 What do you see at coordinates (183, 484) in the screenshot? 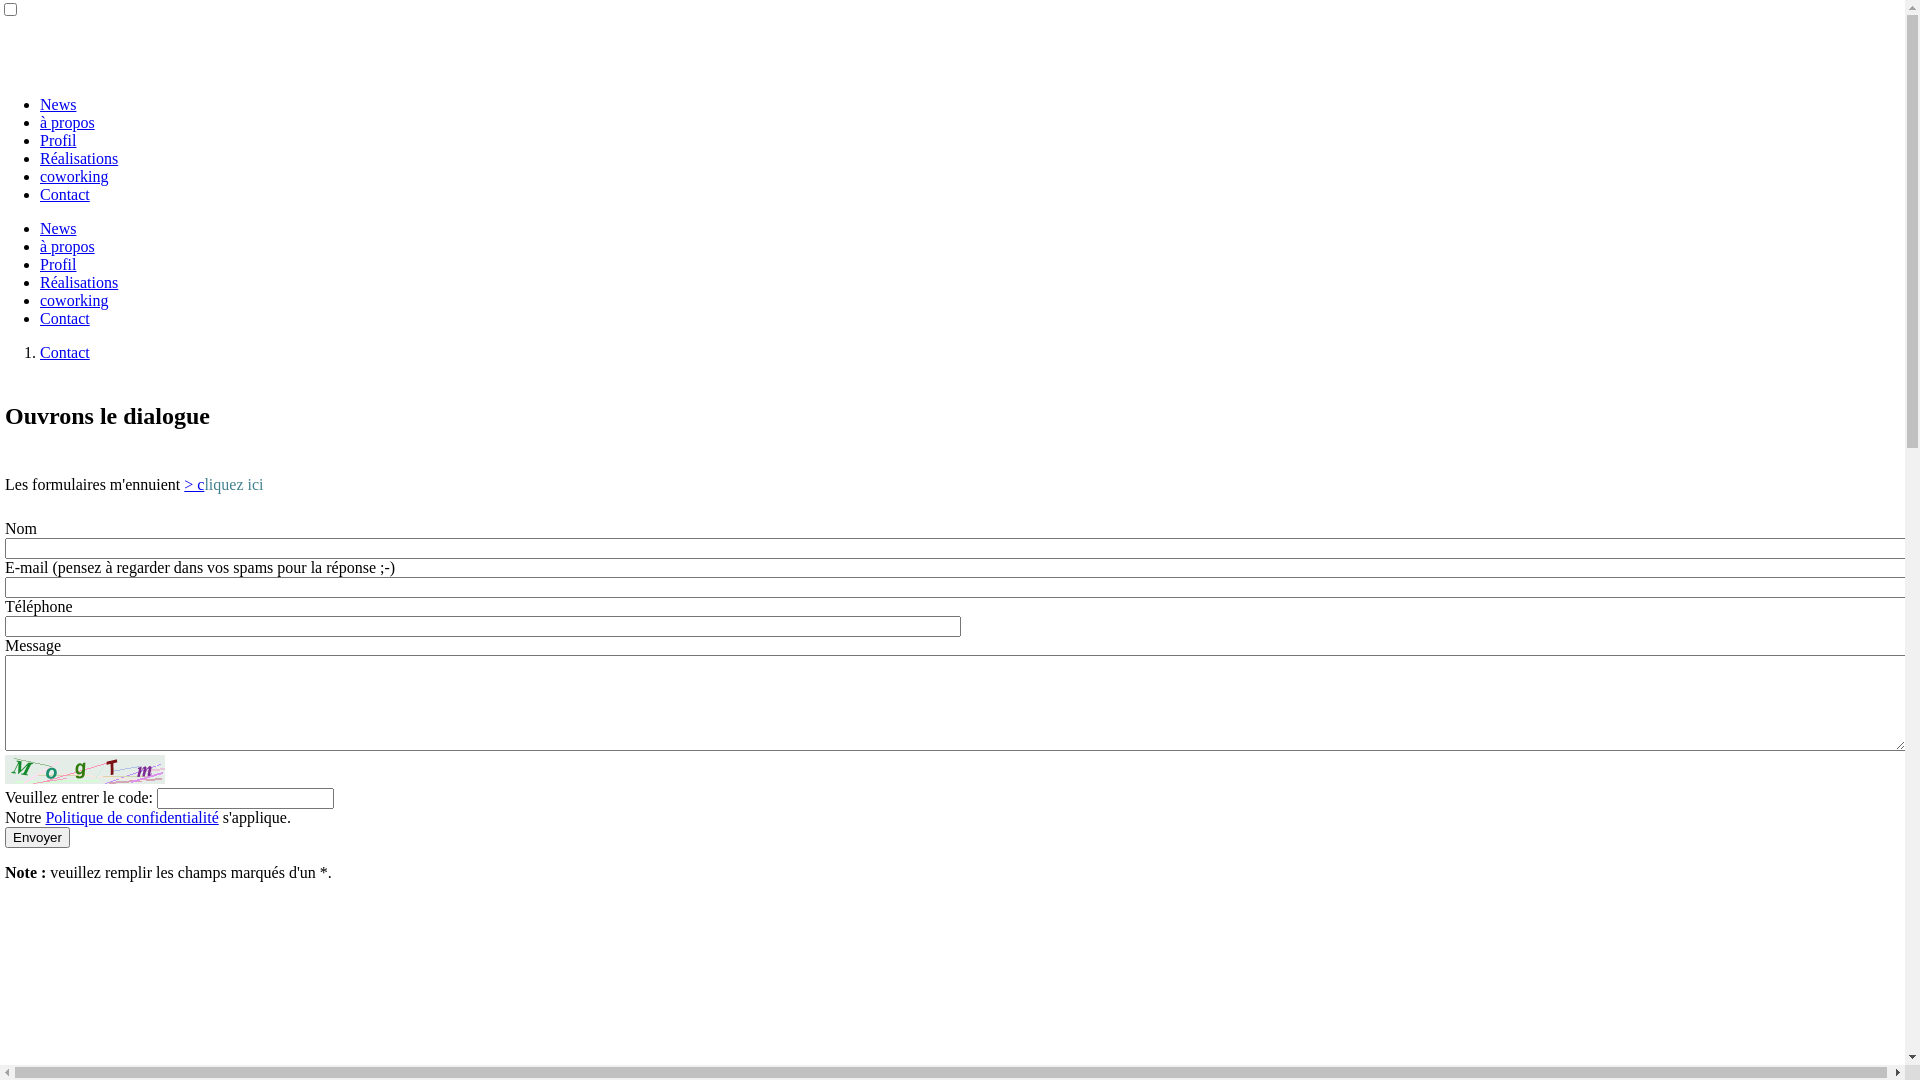
I see `'> c'` at bounding box center [183, 484].